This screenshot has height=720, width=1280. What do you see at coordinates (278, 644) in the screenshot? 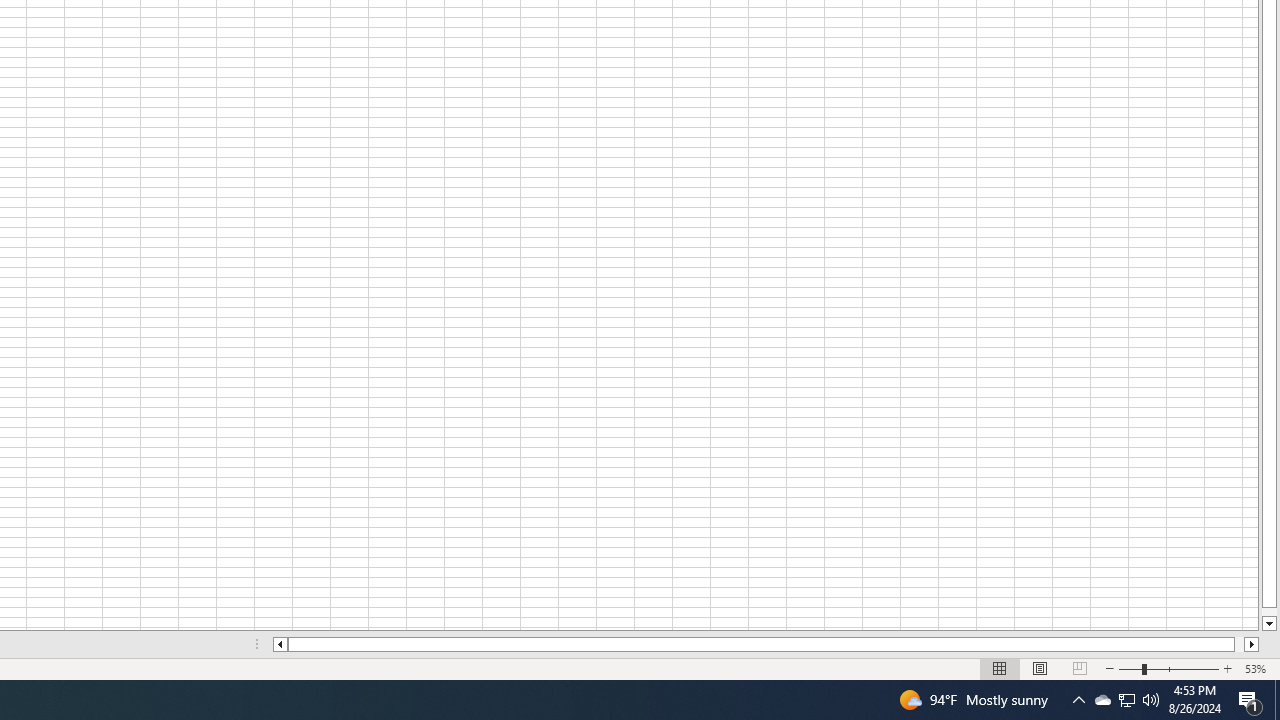
I see `'Column left'` at bounding box center [278, 644].